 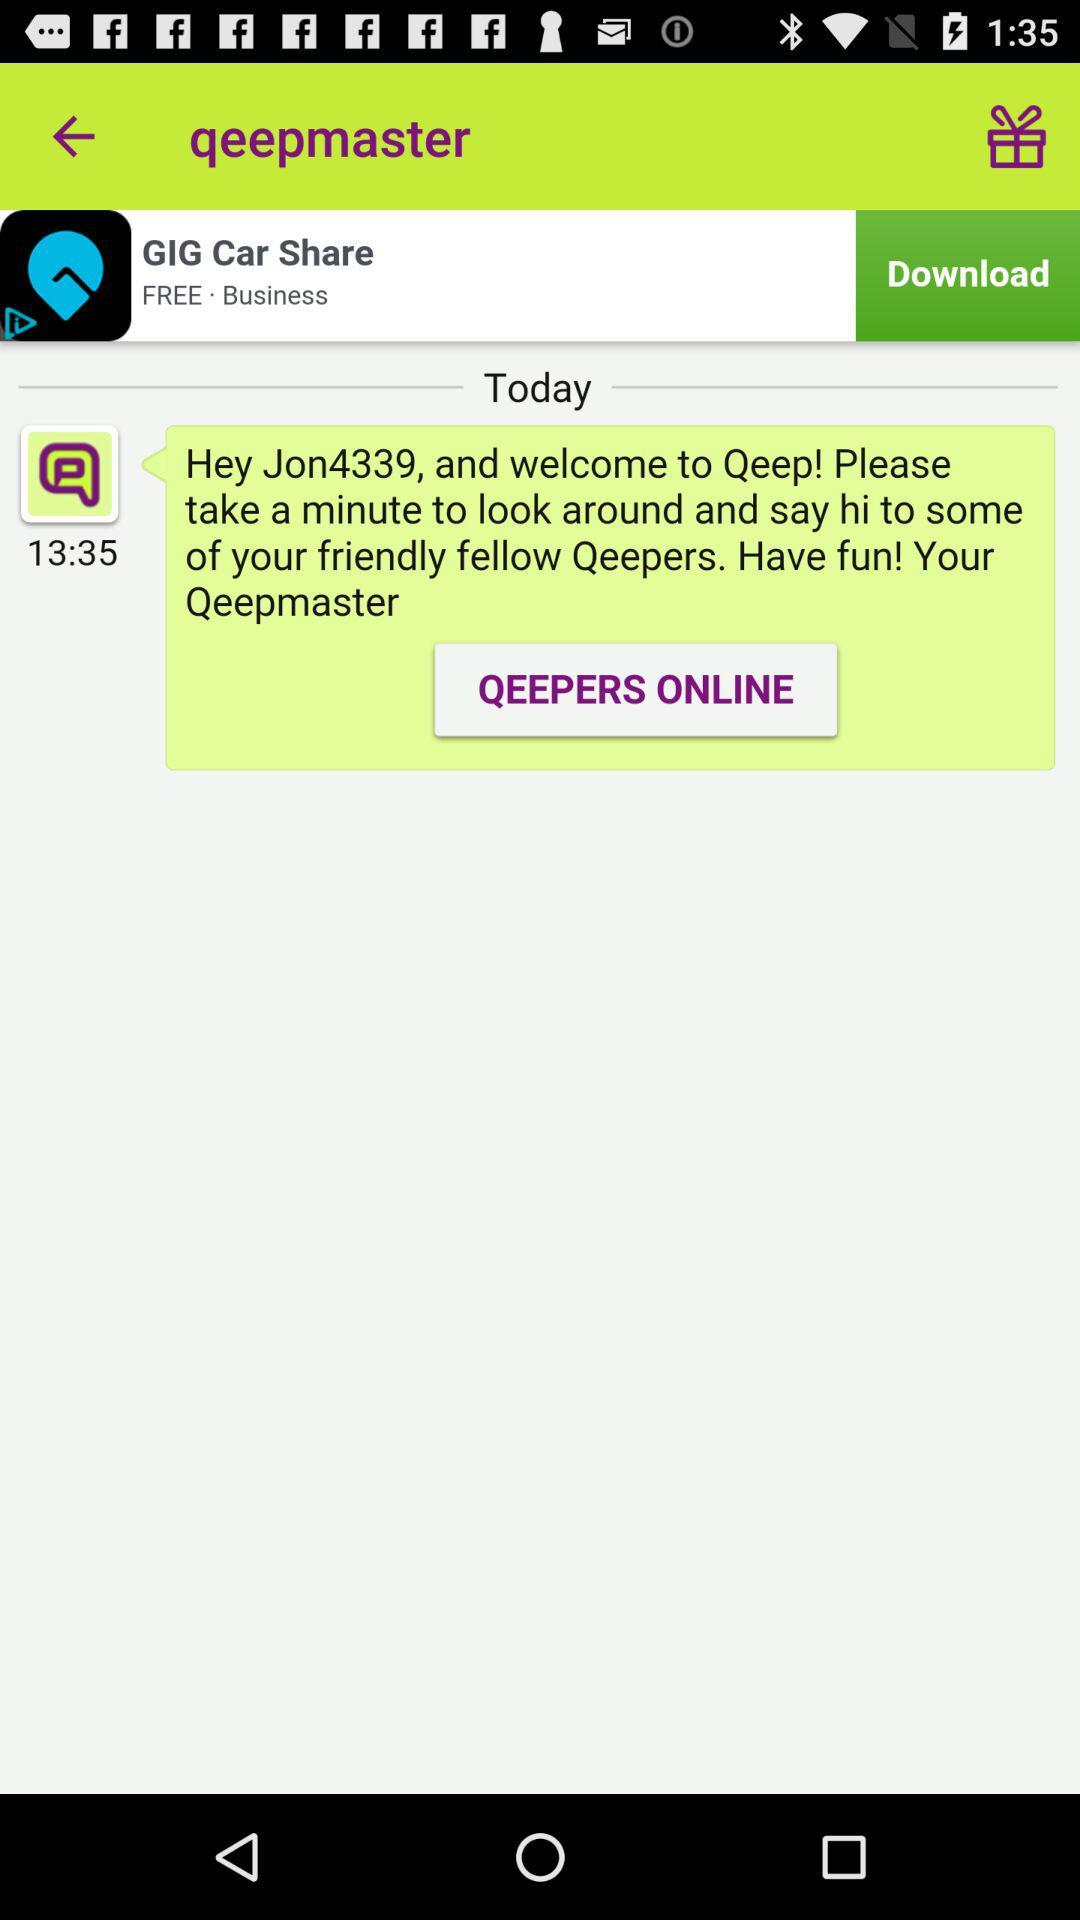 I want to click on download link, so click(x=540, y=274).